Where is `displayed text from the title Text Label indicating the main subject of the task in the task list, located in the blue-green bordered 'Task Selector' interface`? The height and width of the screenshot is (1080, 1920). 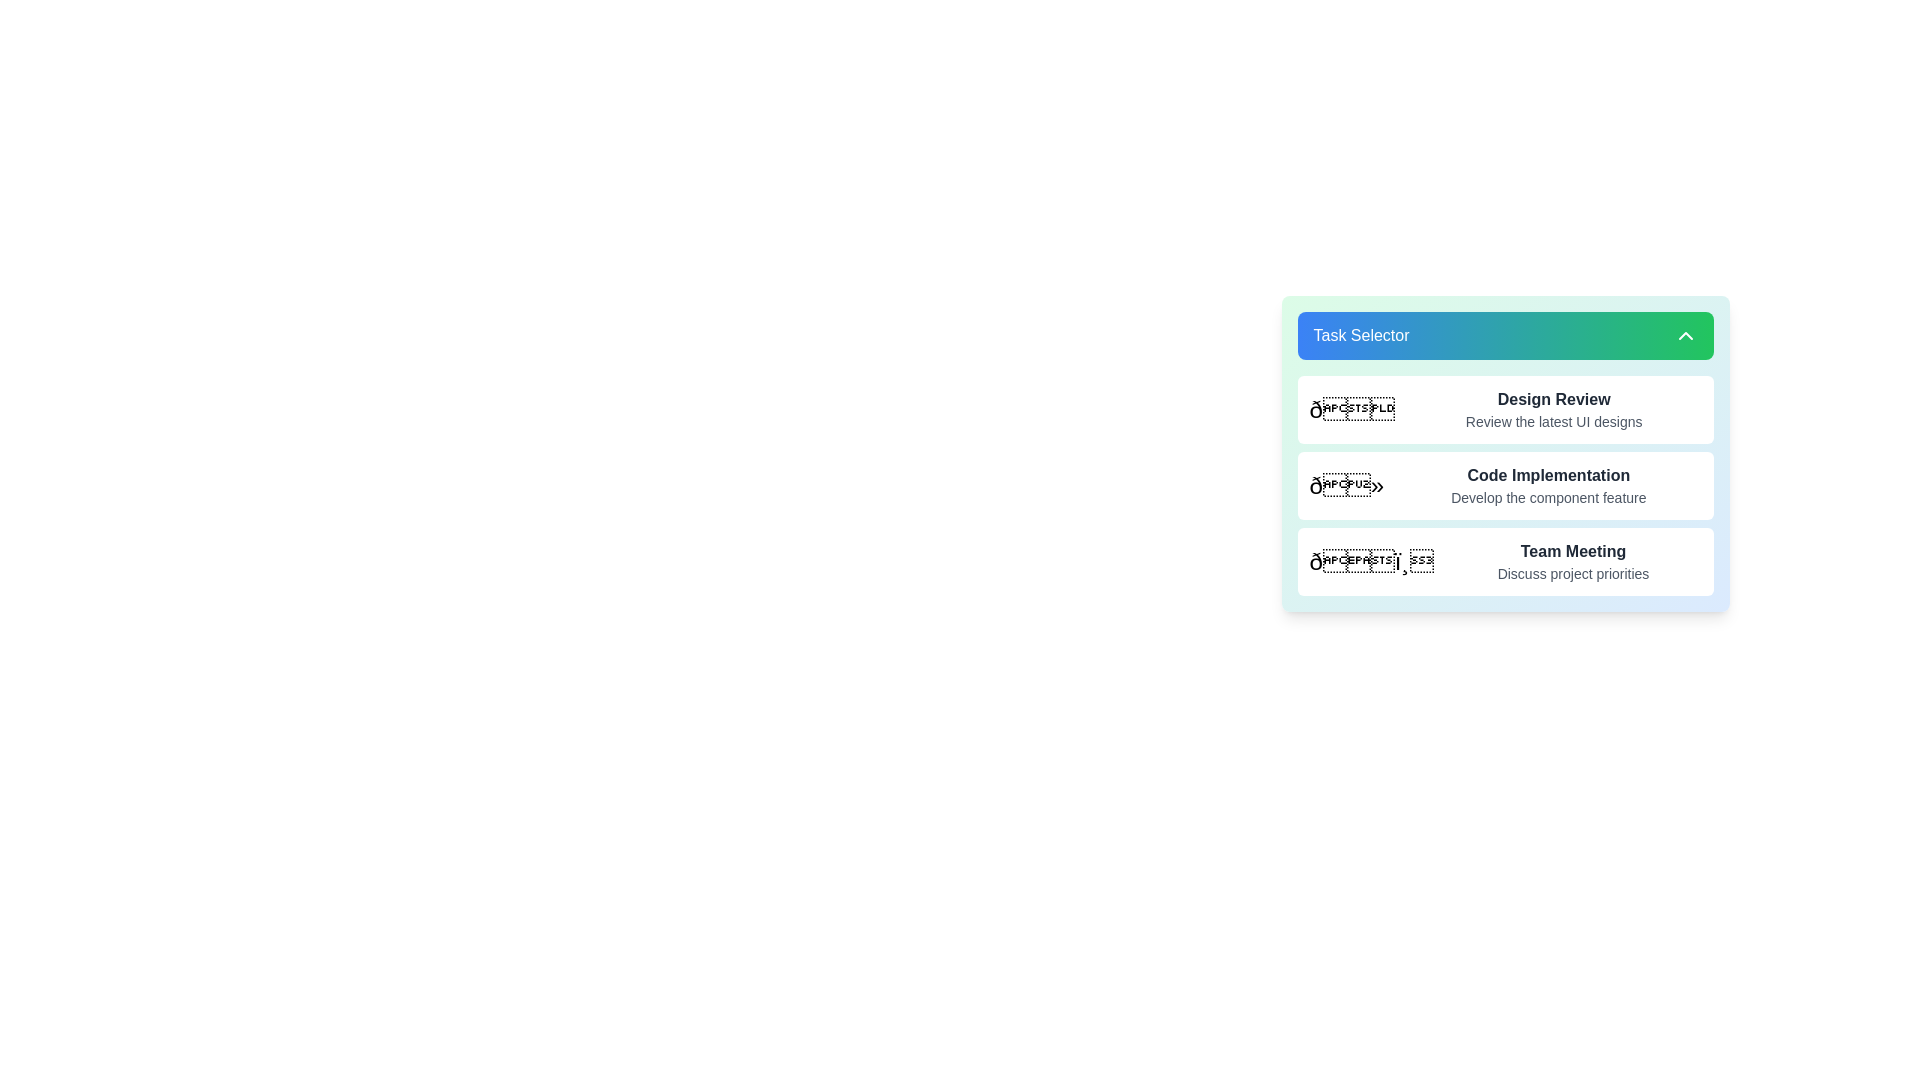
displayed text from the title Text Label indicating the main subject of the task in the task list, located in the blue-green bordered 'Task Selector' interface is located at coordinates (1572, 551).